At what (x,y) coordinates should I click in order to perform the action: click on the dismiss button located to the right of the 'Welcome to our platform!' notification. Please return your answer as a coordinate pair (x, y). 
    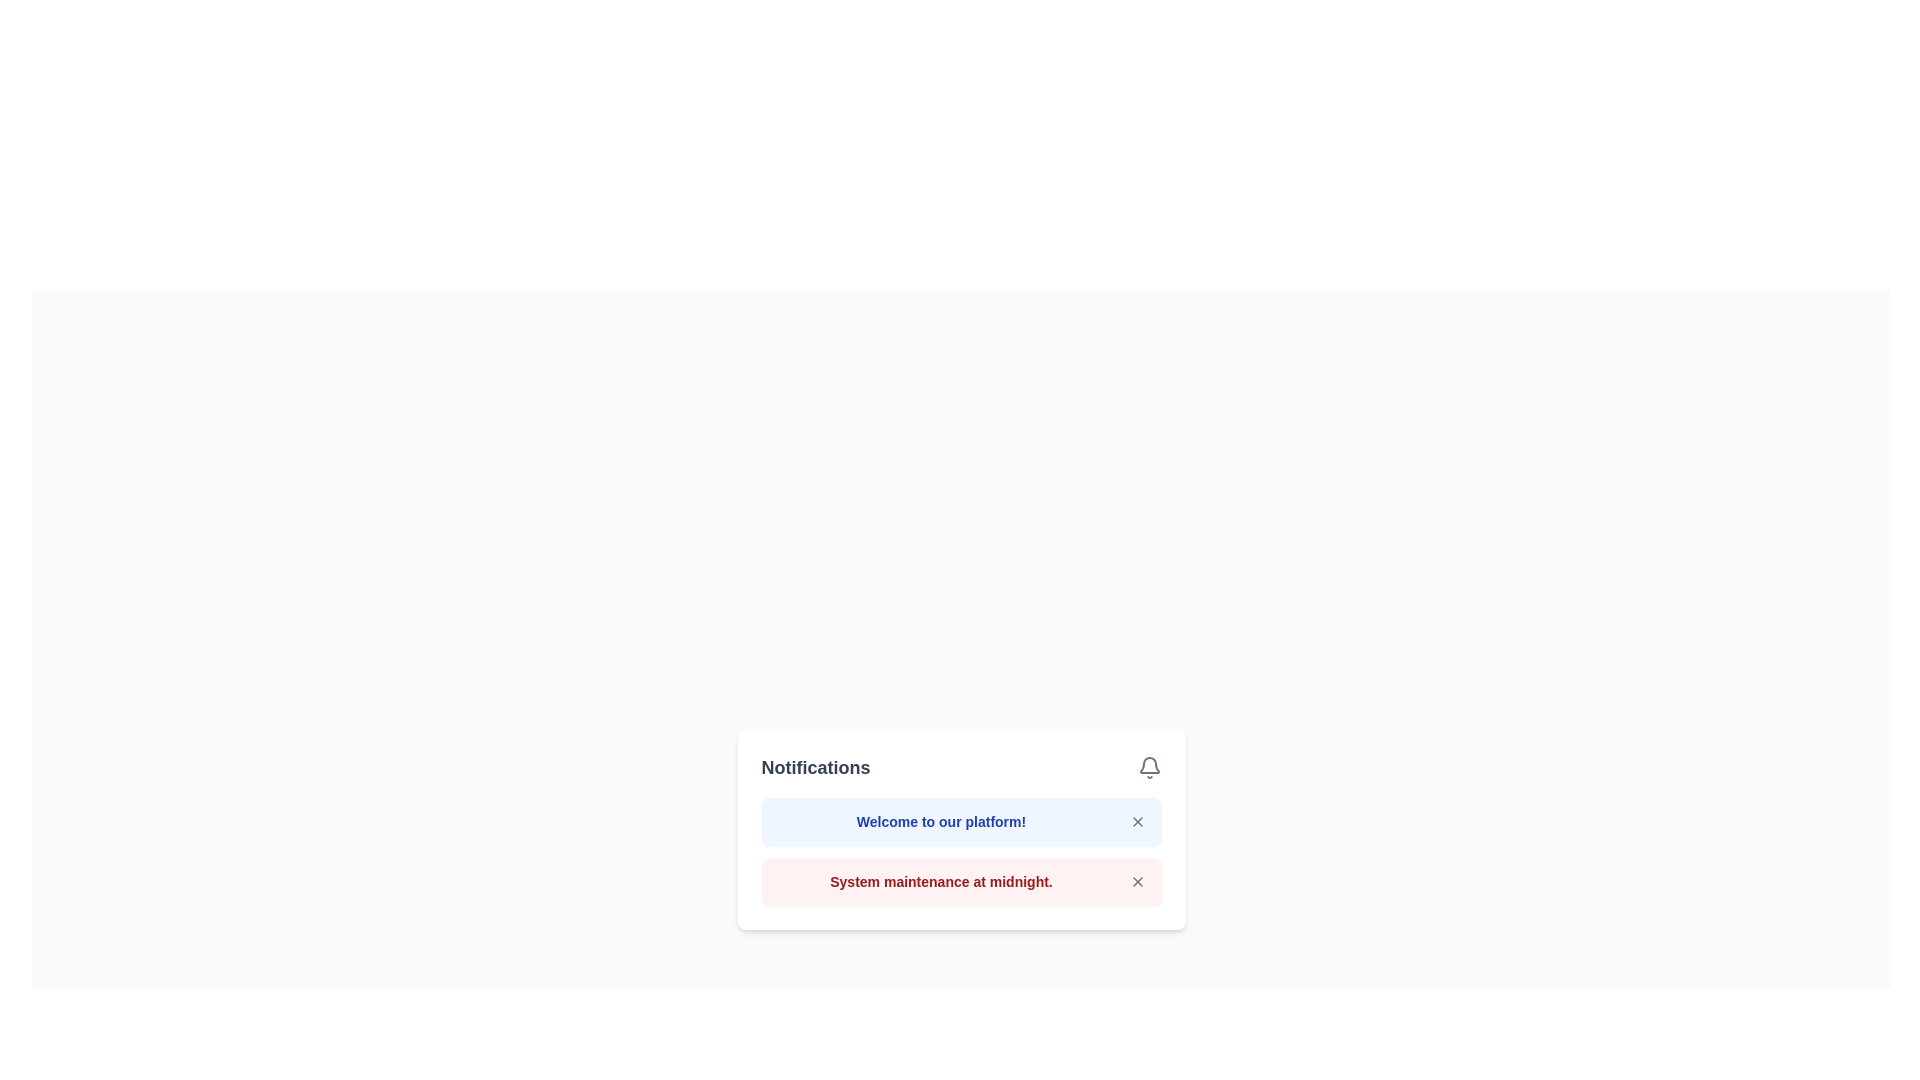
    Looking at the image, I should click on (1137, 821).